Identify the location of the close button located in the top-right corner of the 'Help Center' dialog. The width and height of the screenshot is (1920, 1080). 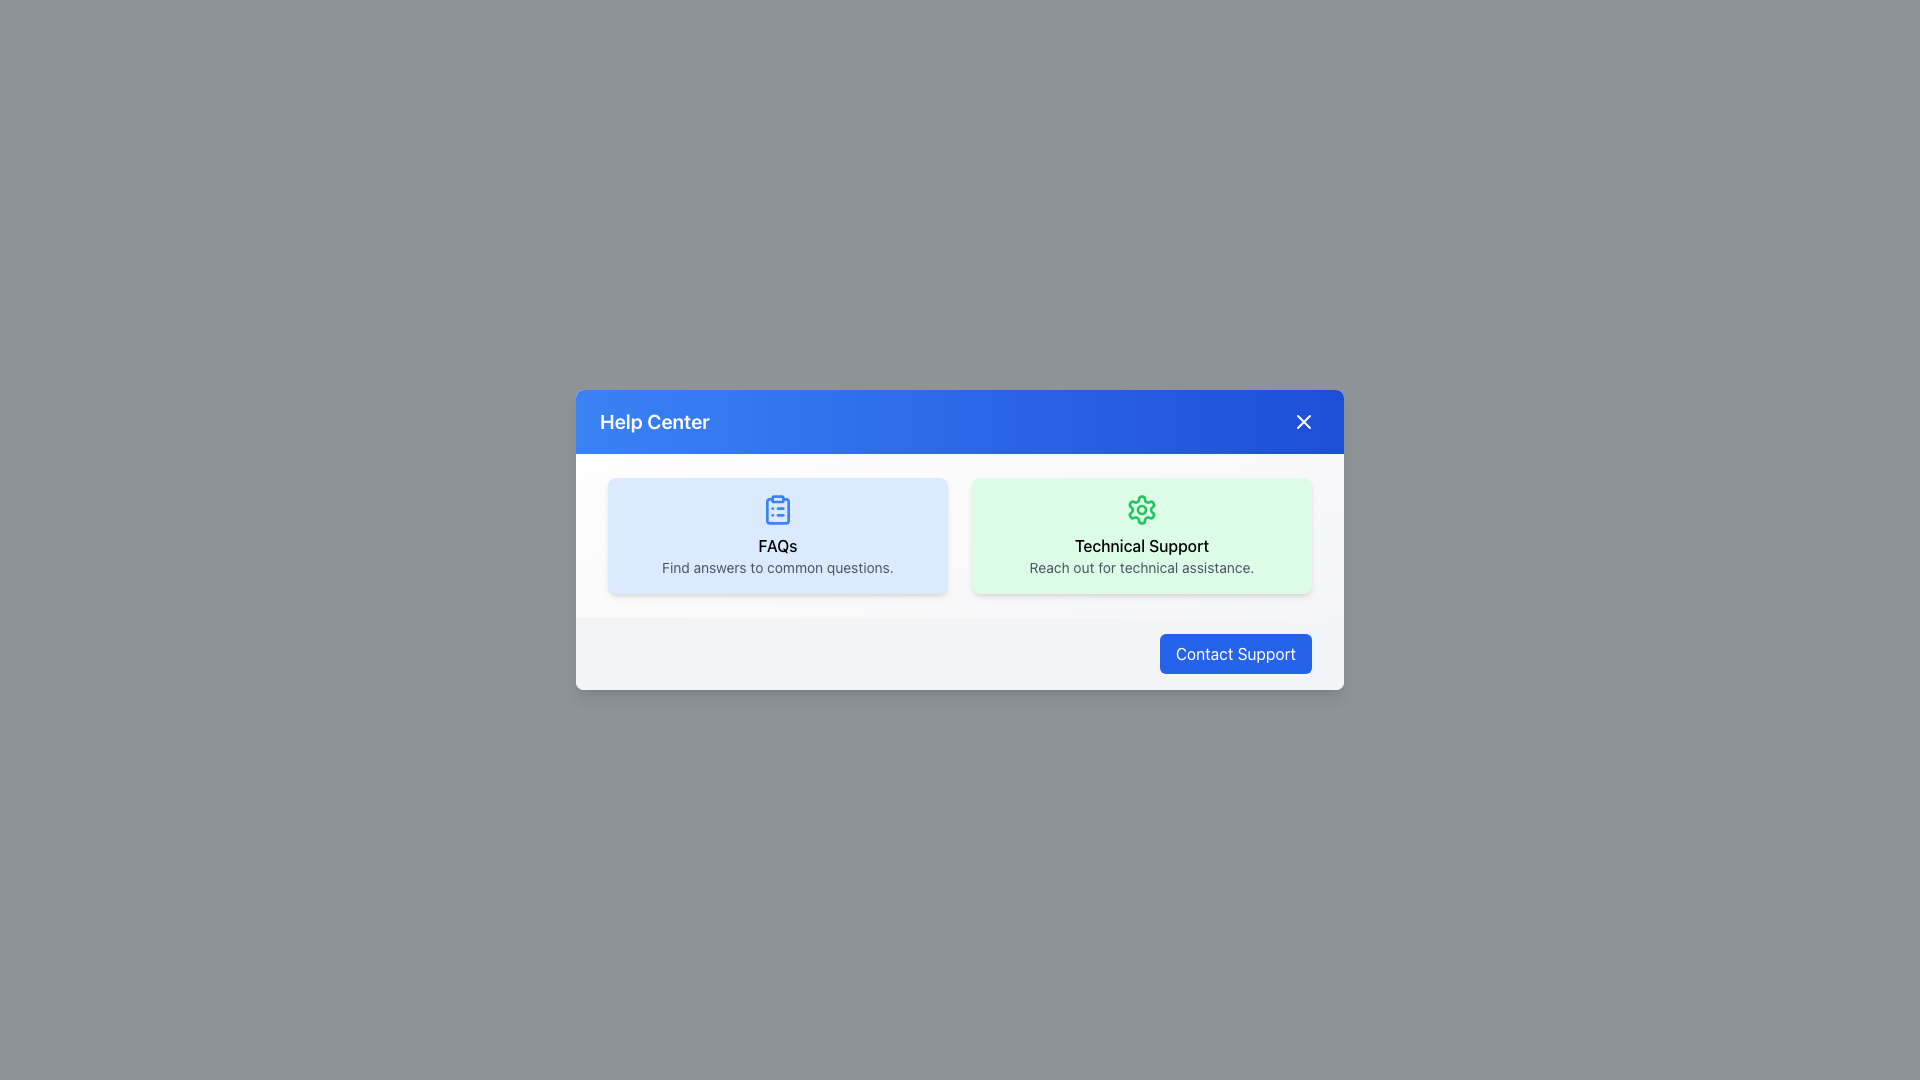
(1304, 420).